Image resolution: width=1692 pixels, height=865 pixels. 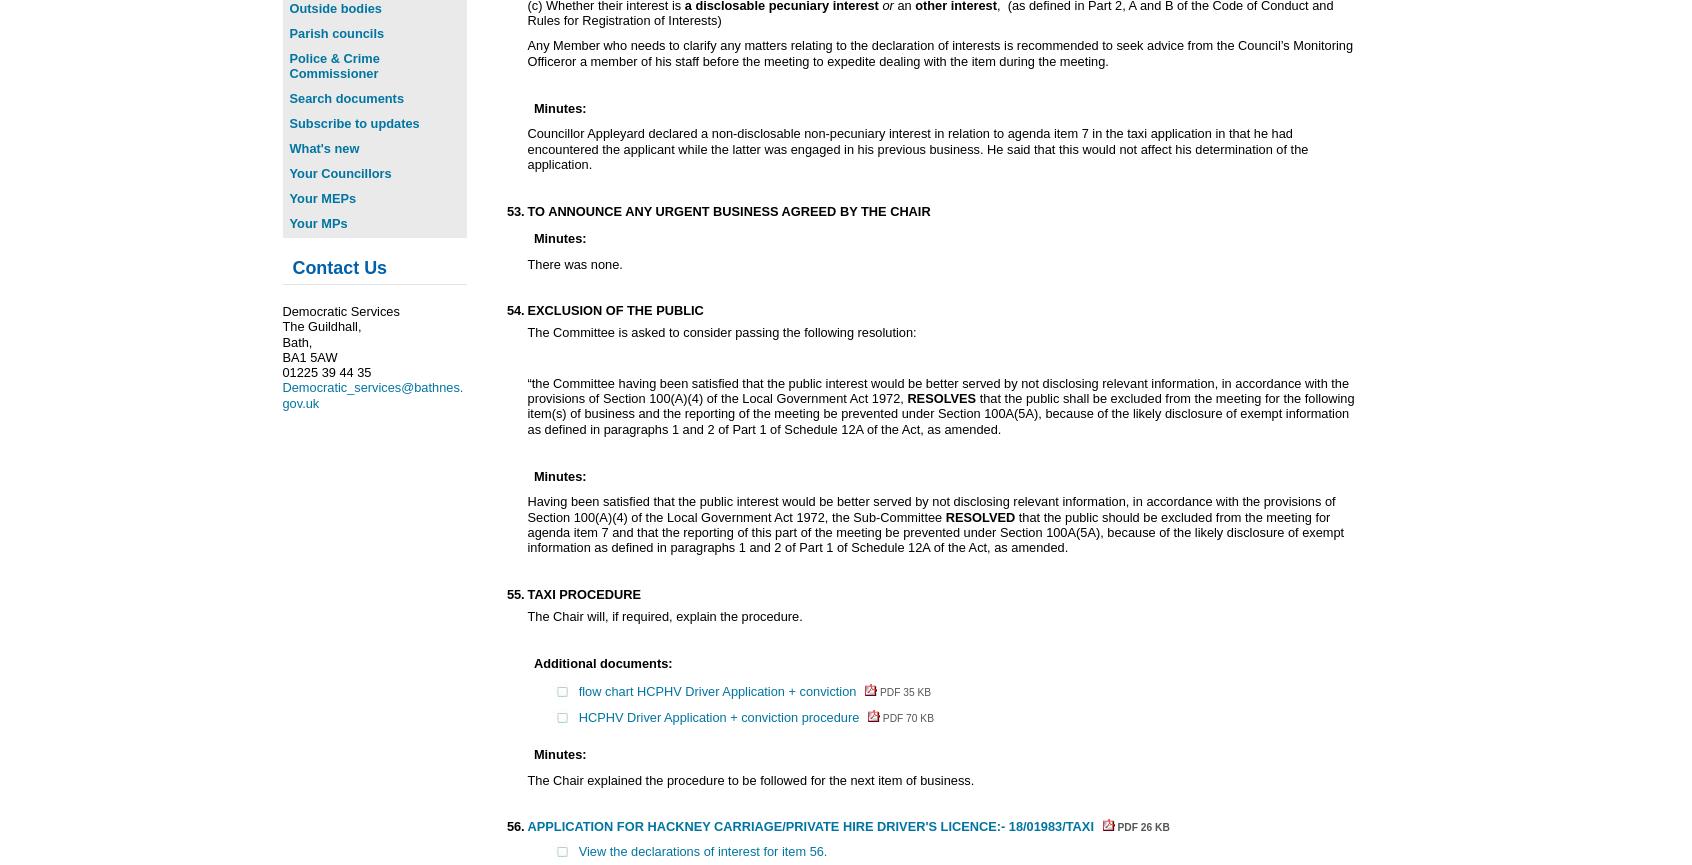 What do you see at coordinates (308, 357) in the screenshot?
I see `'BA1 5AW'` at bounding box center [308, 357].